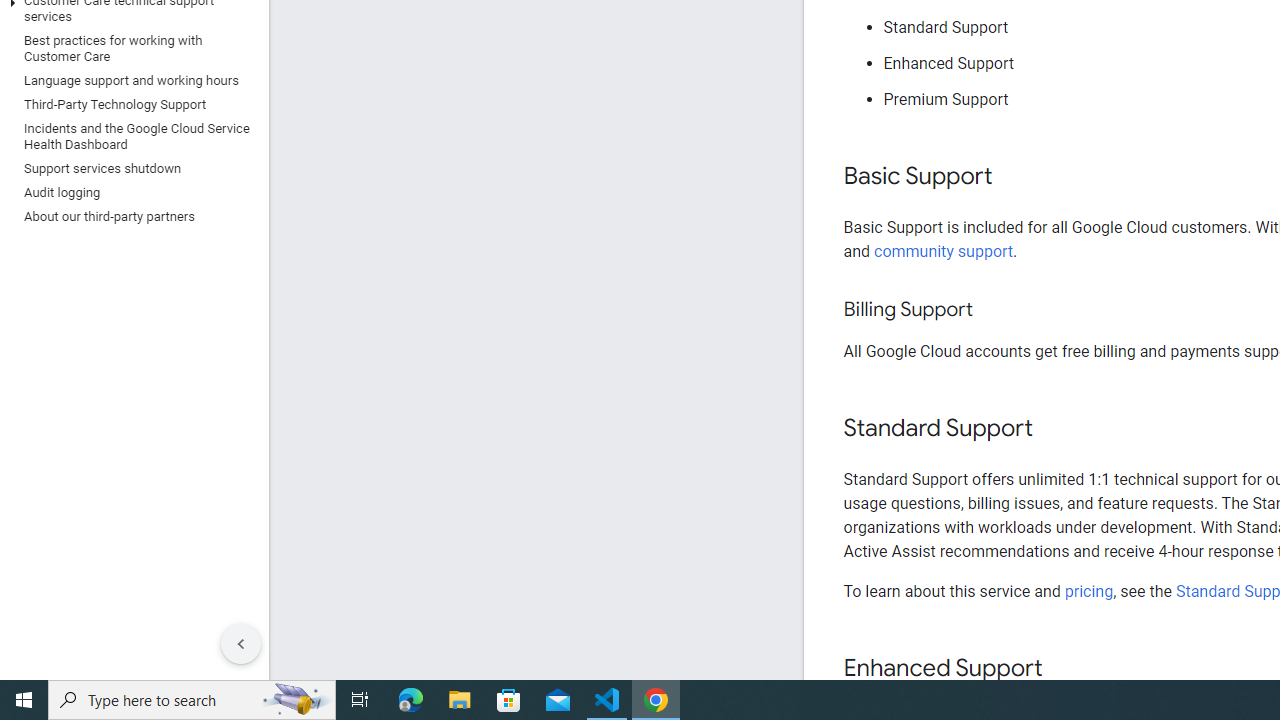 The width and height of the screenshot is (1280, 720). Describe the element at coordinates (129, 167) in the screenshot. I see `'Support services shutdown'` at that location.